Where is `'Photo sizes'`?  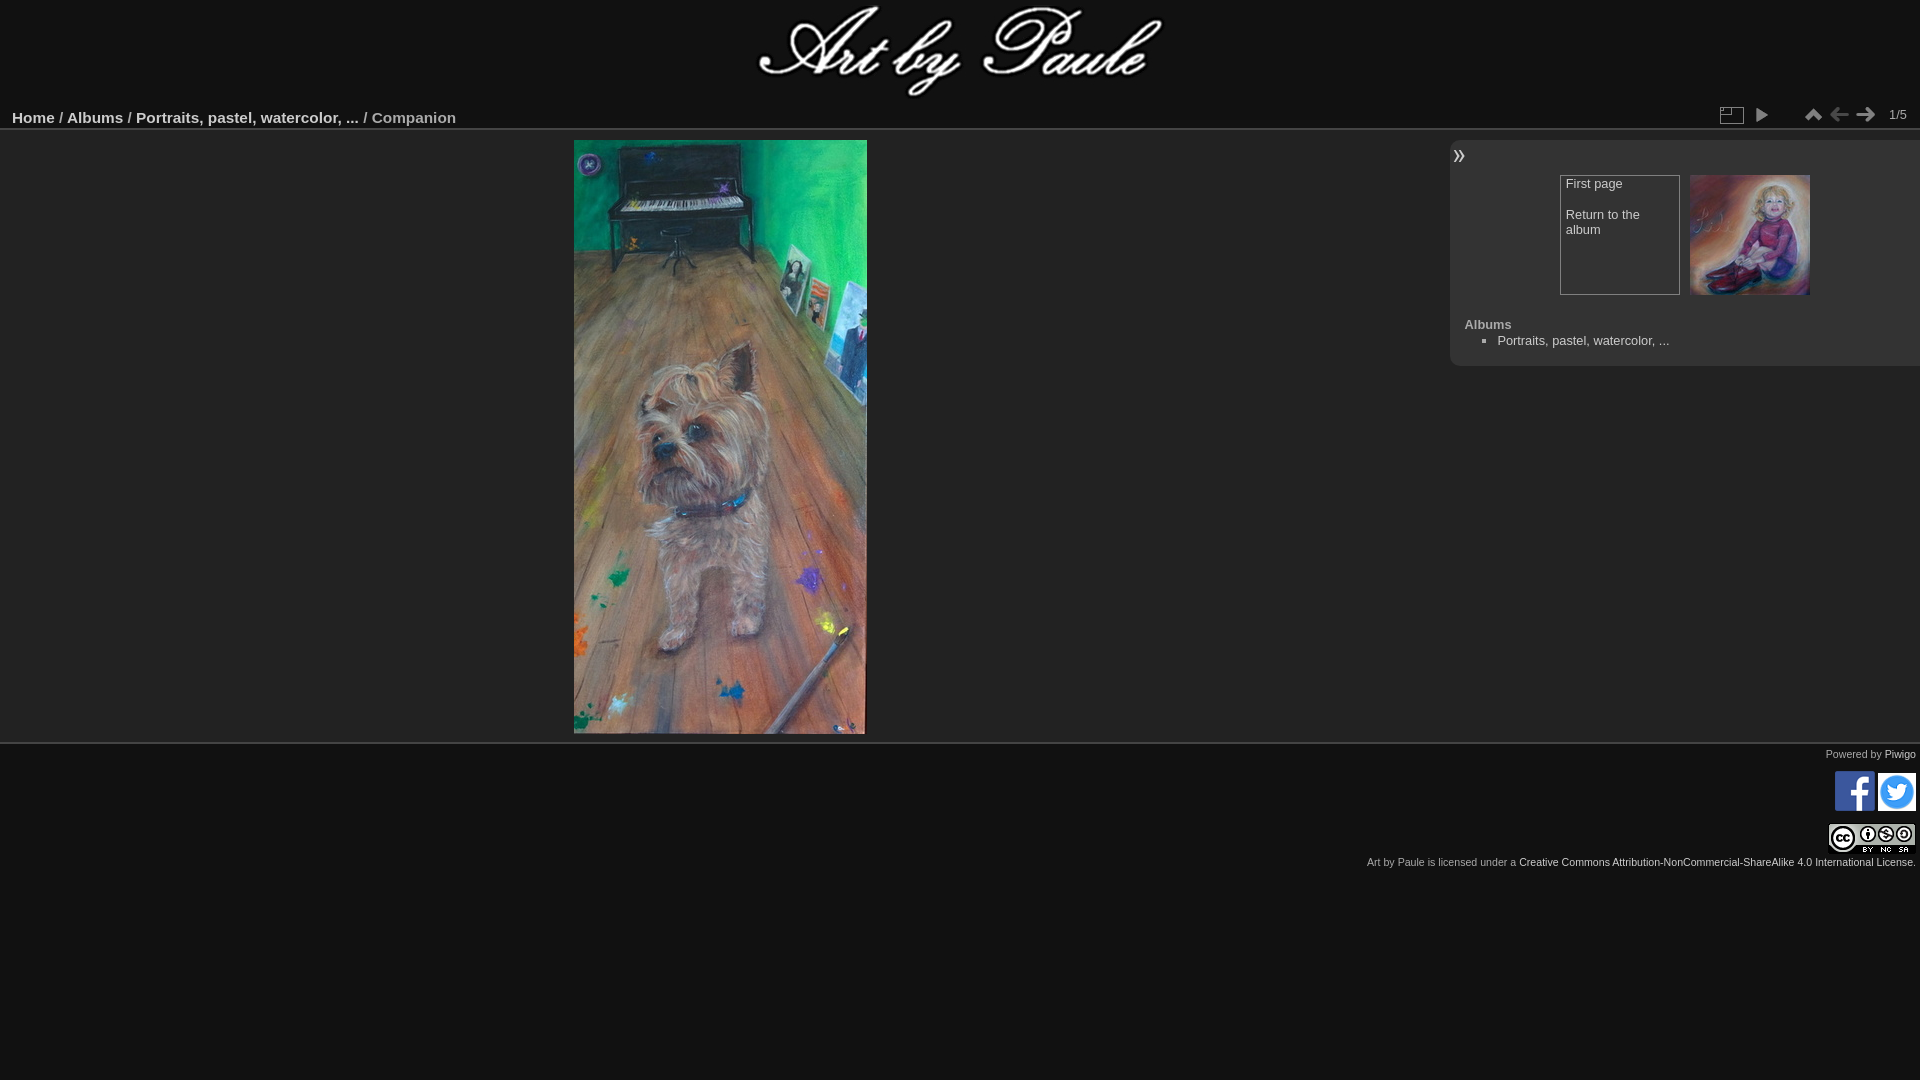
'Photo sizes' is located at coordinates (1730, 115).